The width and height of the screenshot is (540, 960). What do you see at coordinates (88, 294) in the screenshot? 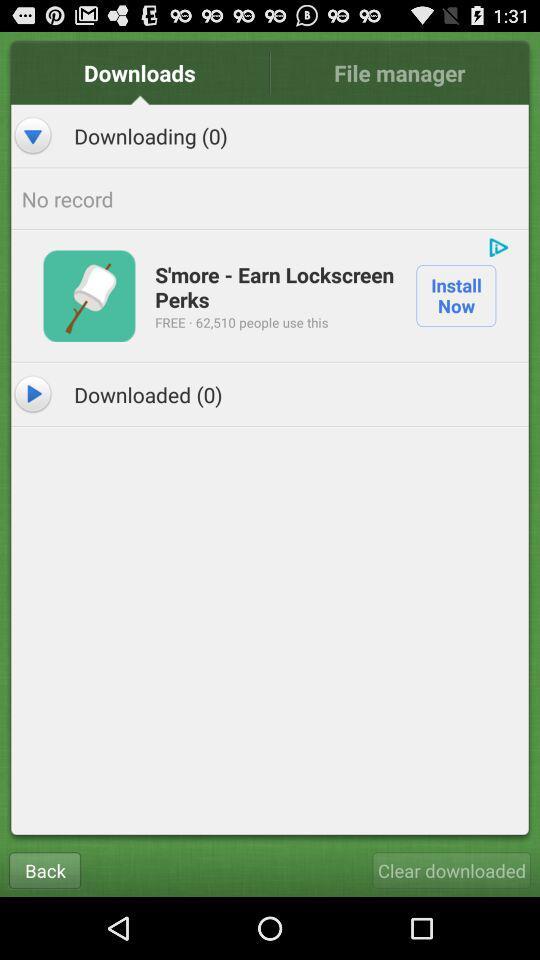
I see `item to the left of s more earn icon` at bounding box center [88, 294].